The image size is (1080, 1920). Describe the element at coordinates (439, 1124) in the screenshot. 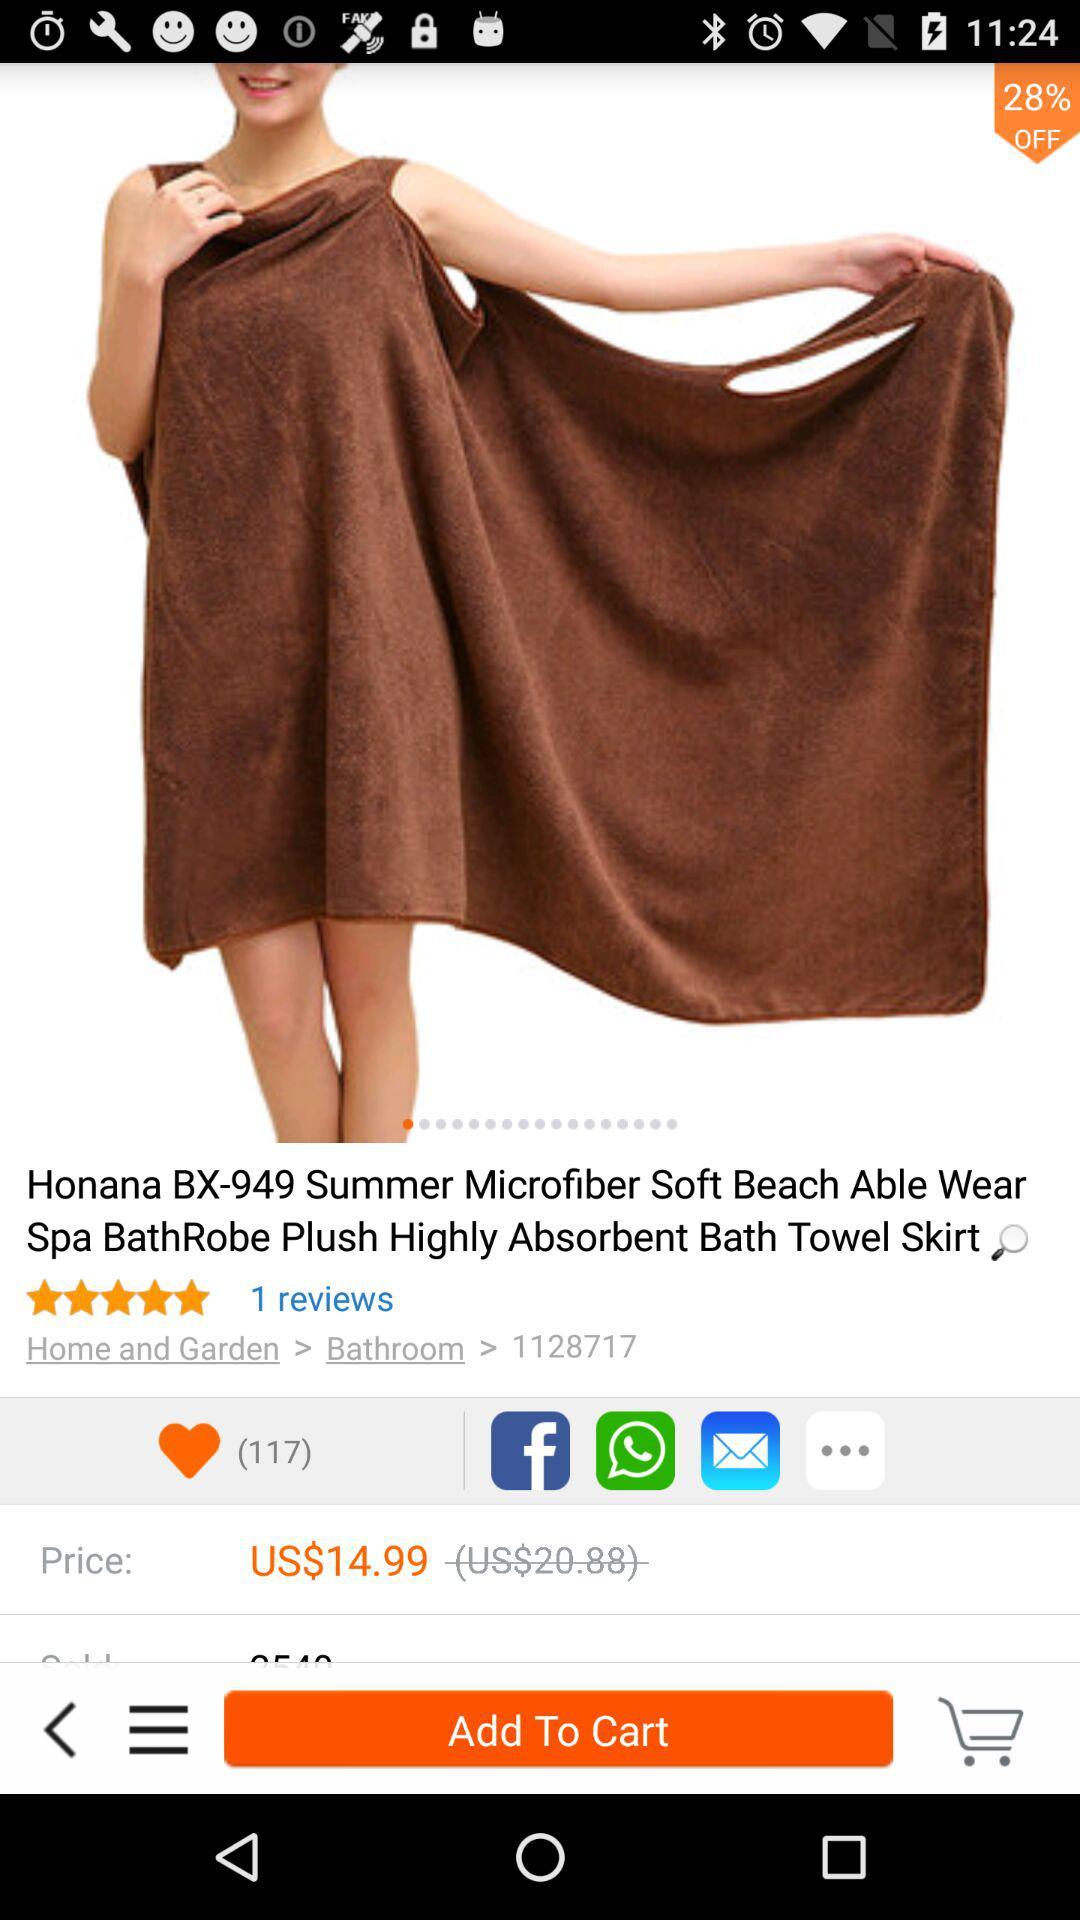

I see `the icon above loading... item` at that location.